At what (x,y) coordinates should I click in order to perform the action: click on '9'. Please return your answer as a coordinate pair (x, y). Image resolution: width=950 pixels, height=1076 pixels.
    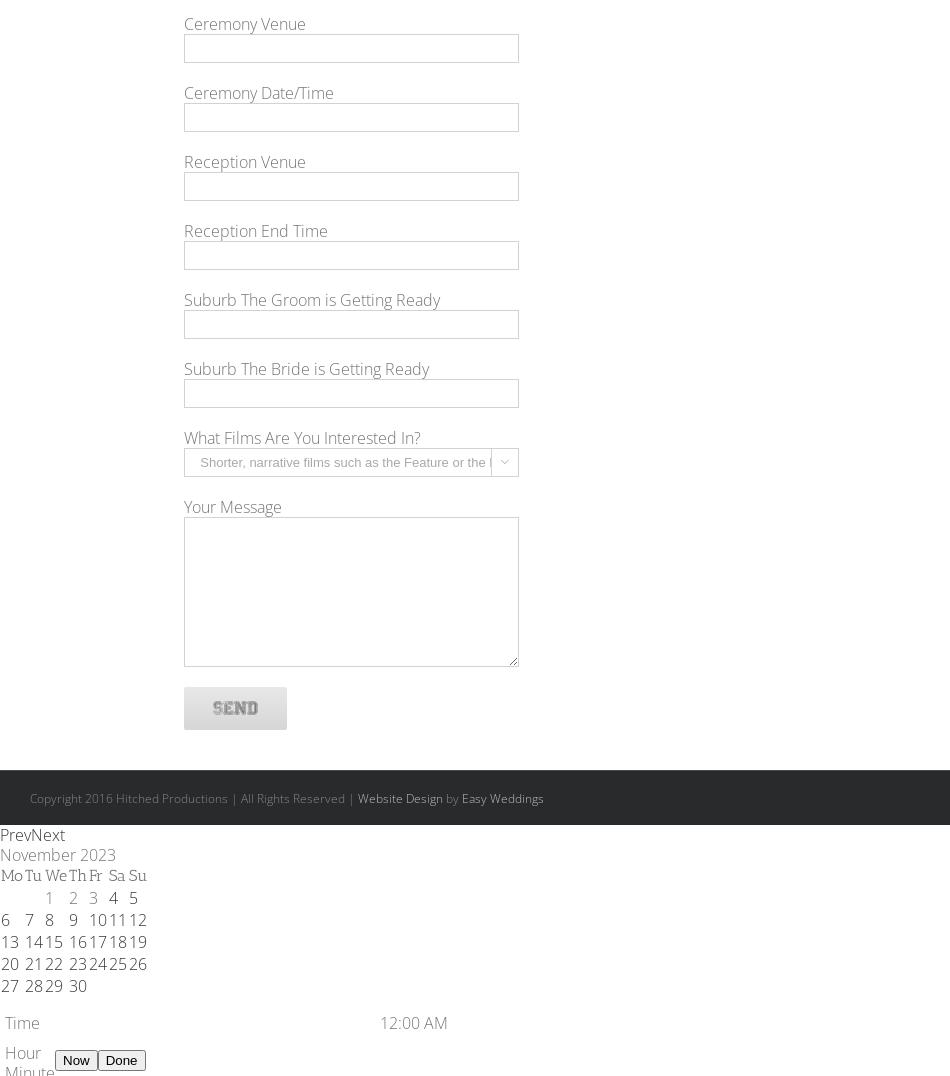
    Looking at the image, I should click on (73, 918).